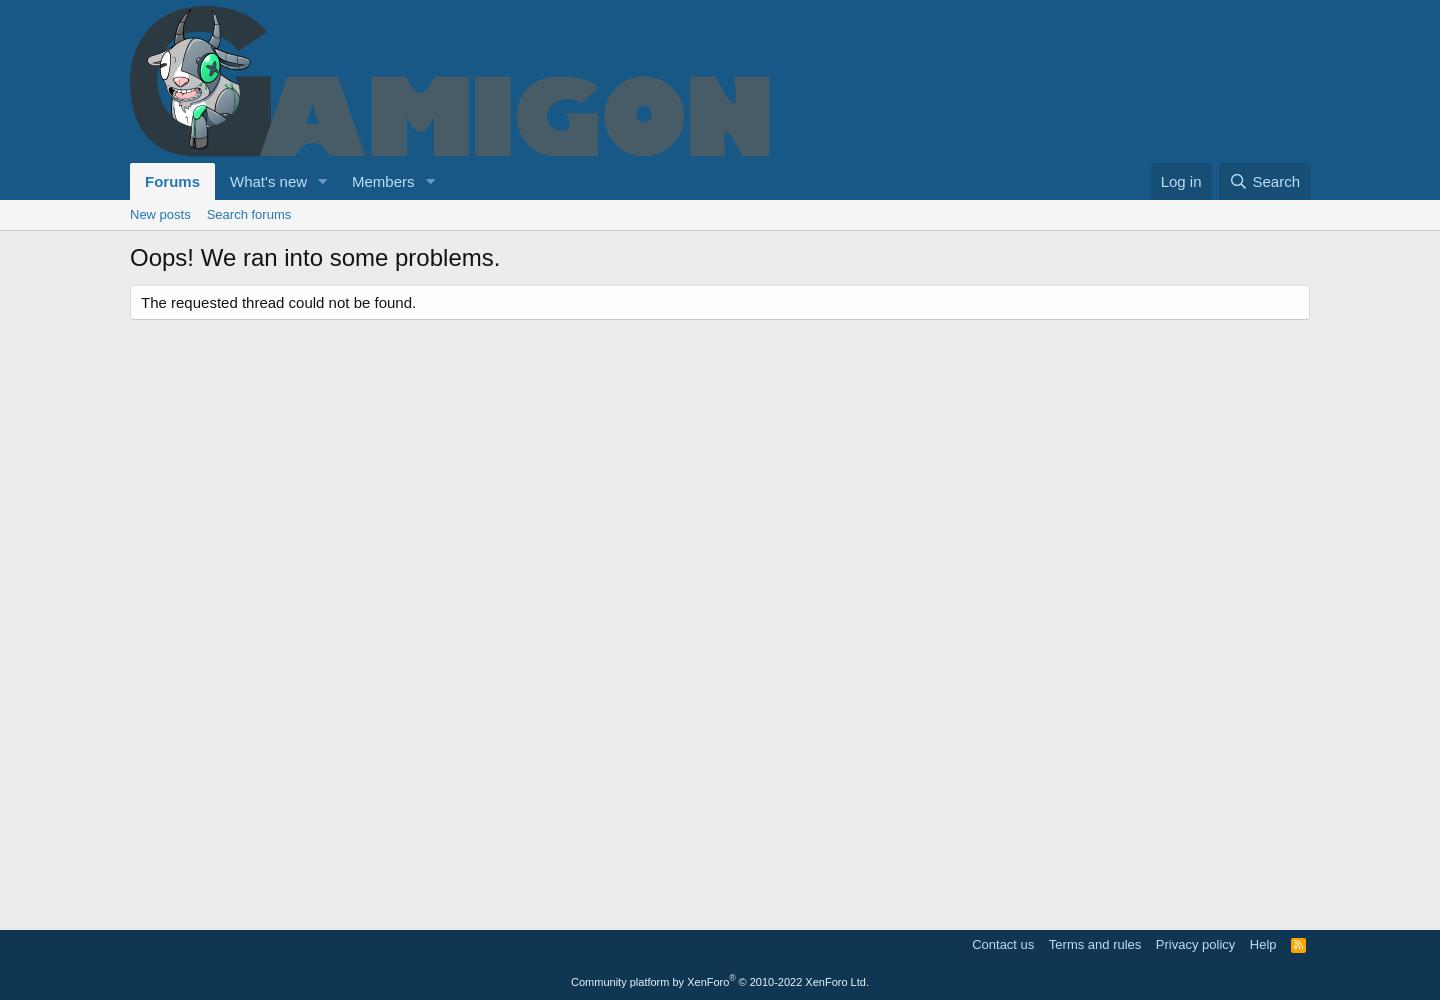  Describe the element at coordinates (158, 213) in the screenshot. I see `'New posts'` at that location.